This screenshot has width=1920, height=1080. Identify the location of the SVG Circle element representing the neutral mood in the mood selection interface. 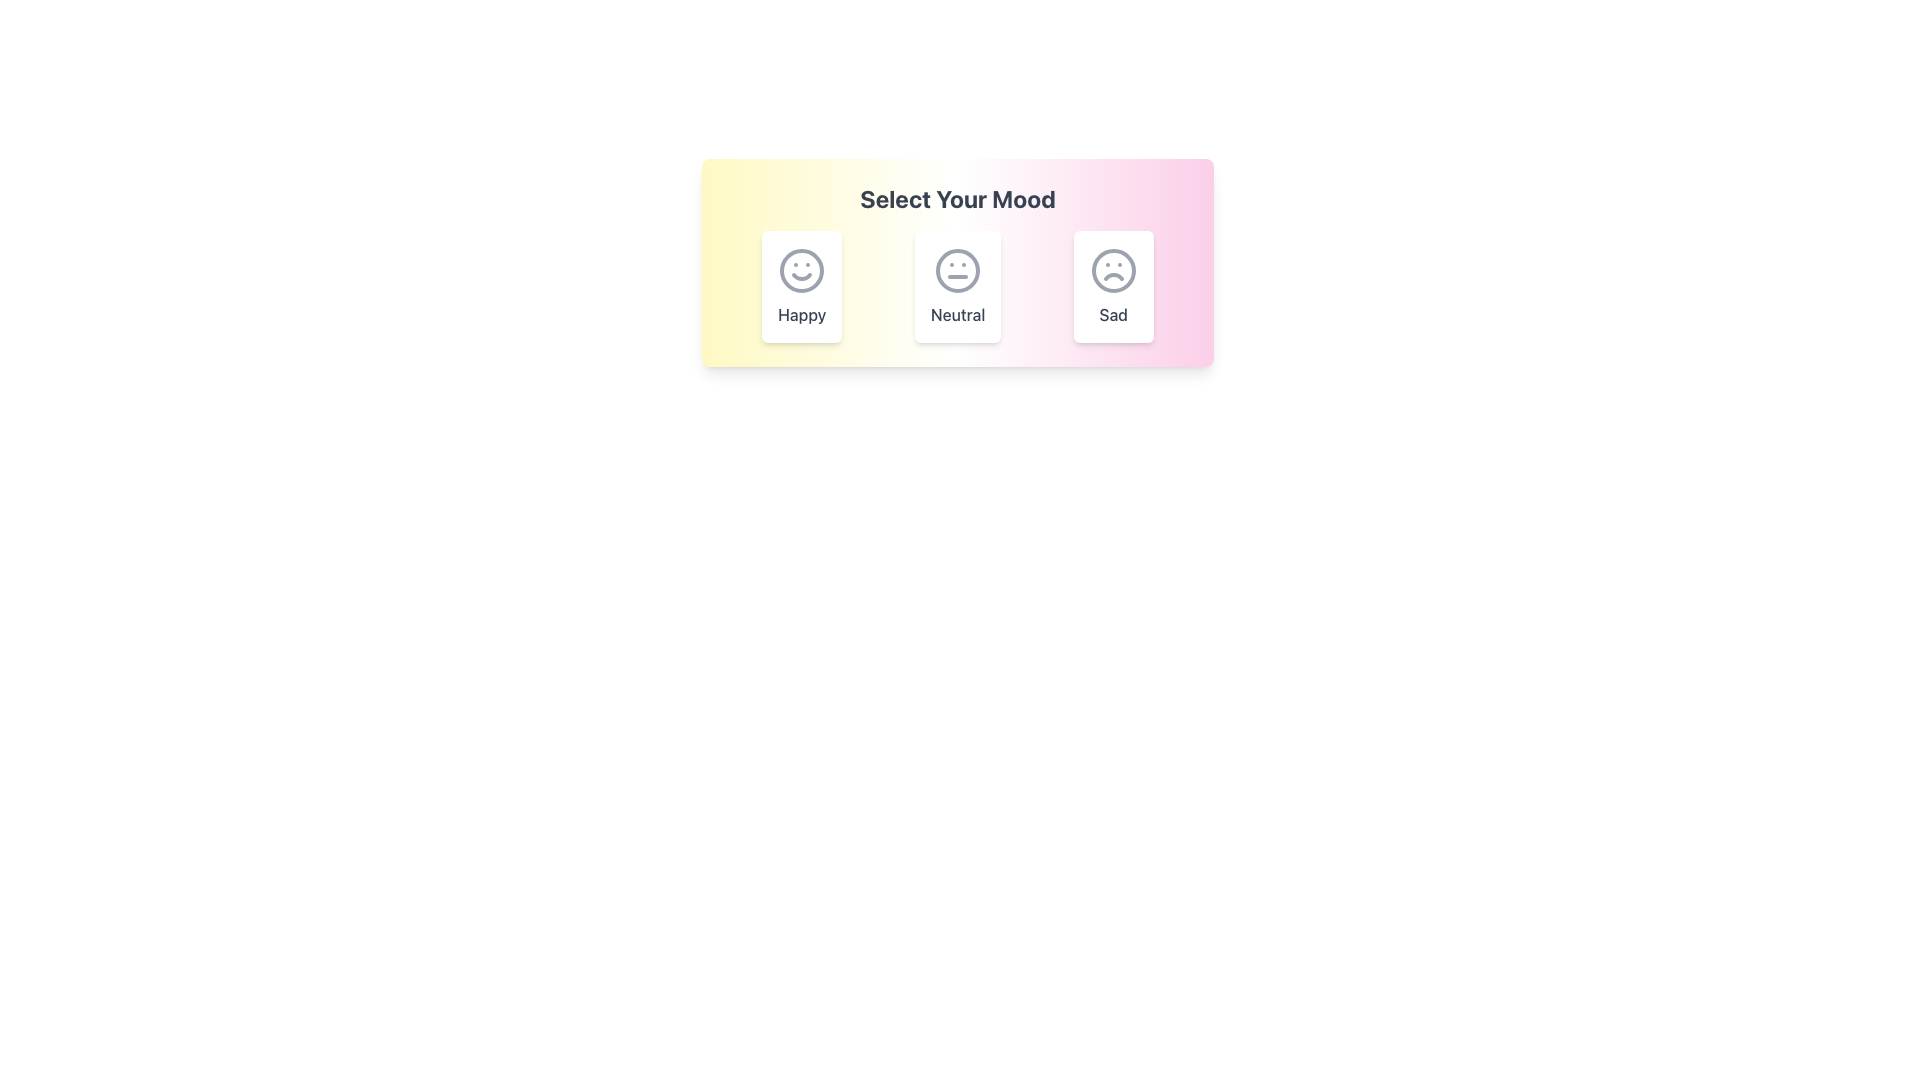
(957, 270).